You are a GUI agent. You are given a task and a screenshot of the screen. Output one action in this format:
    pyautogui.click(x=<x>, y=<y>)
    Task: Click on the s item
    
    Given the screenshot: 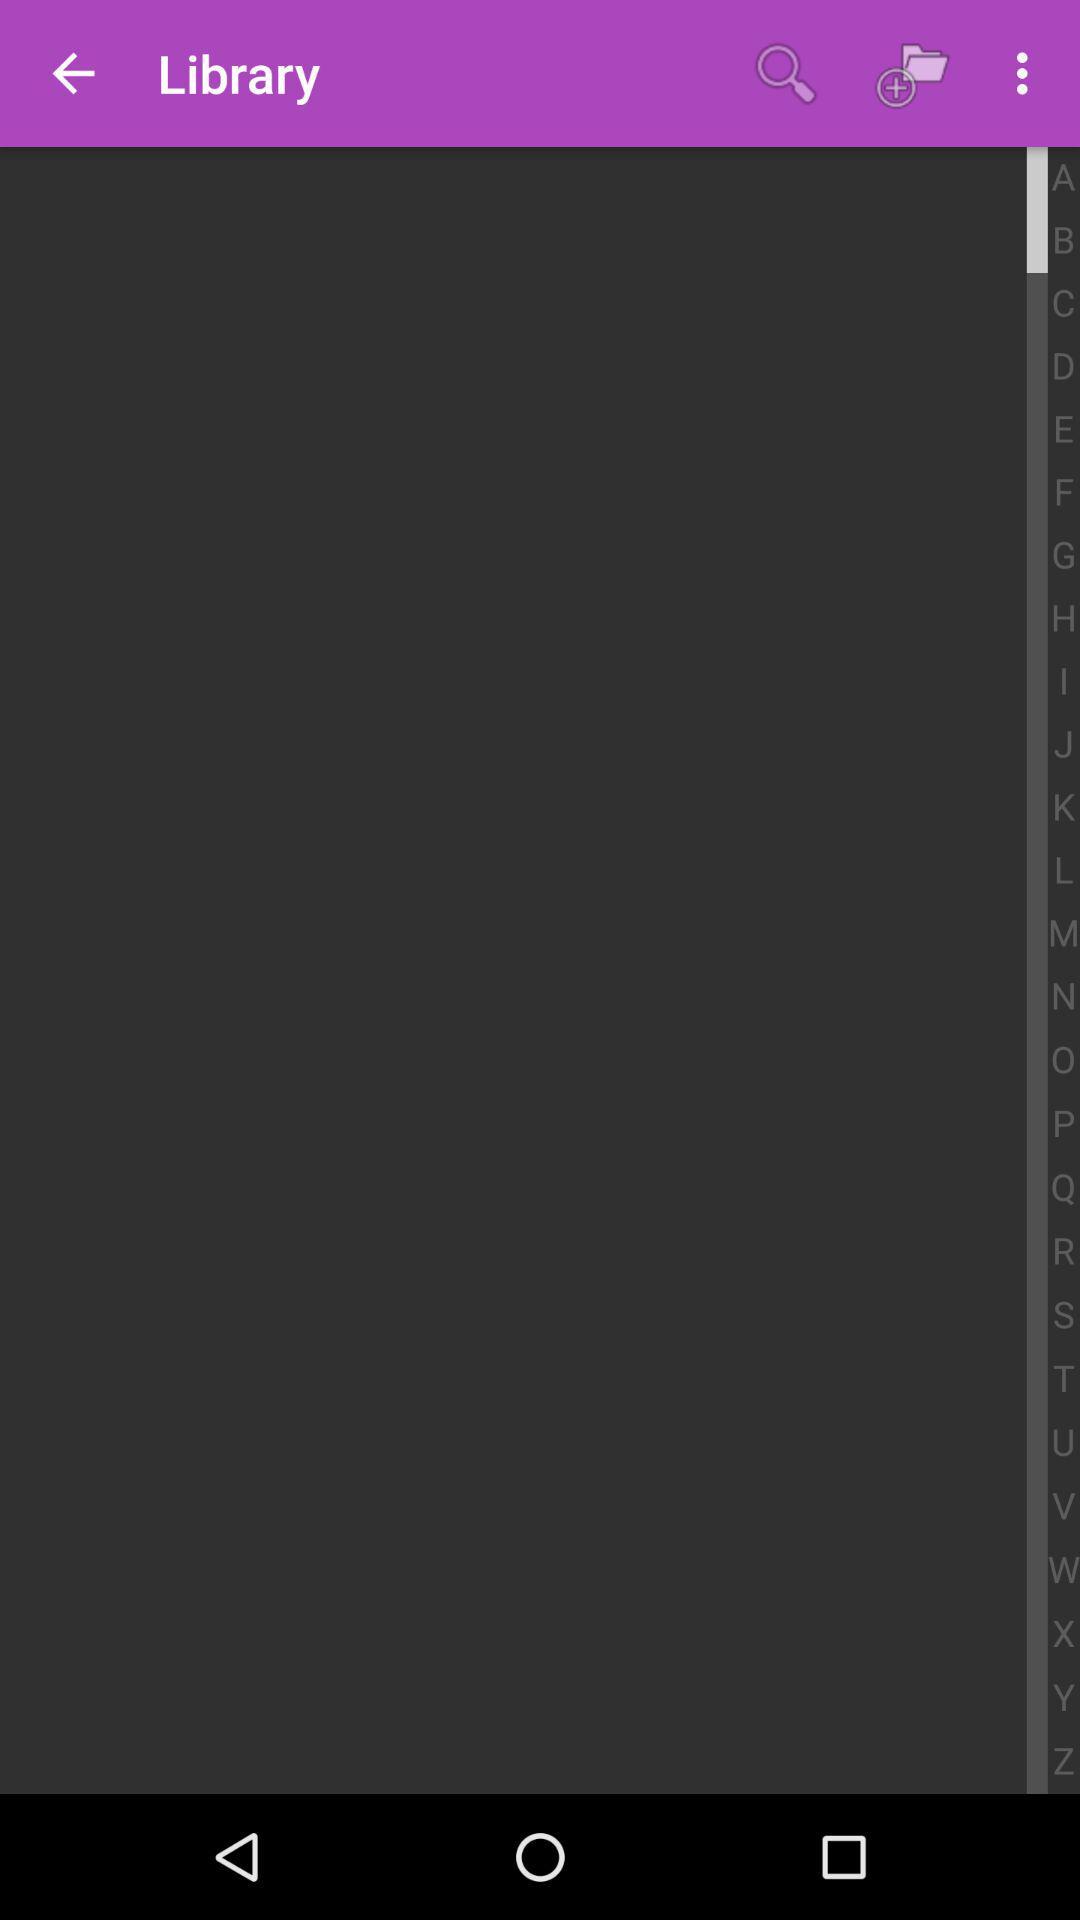 What is the action you would take?
    pyautogui.click(x=1062, y=1315)
    